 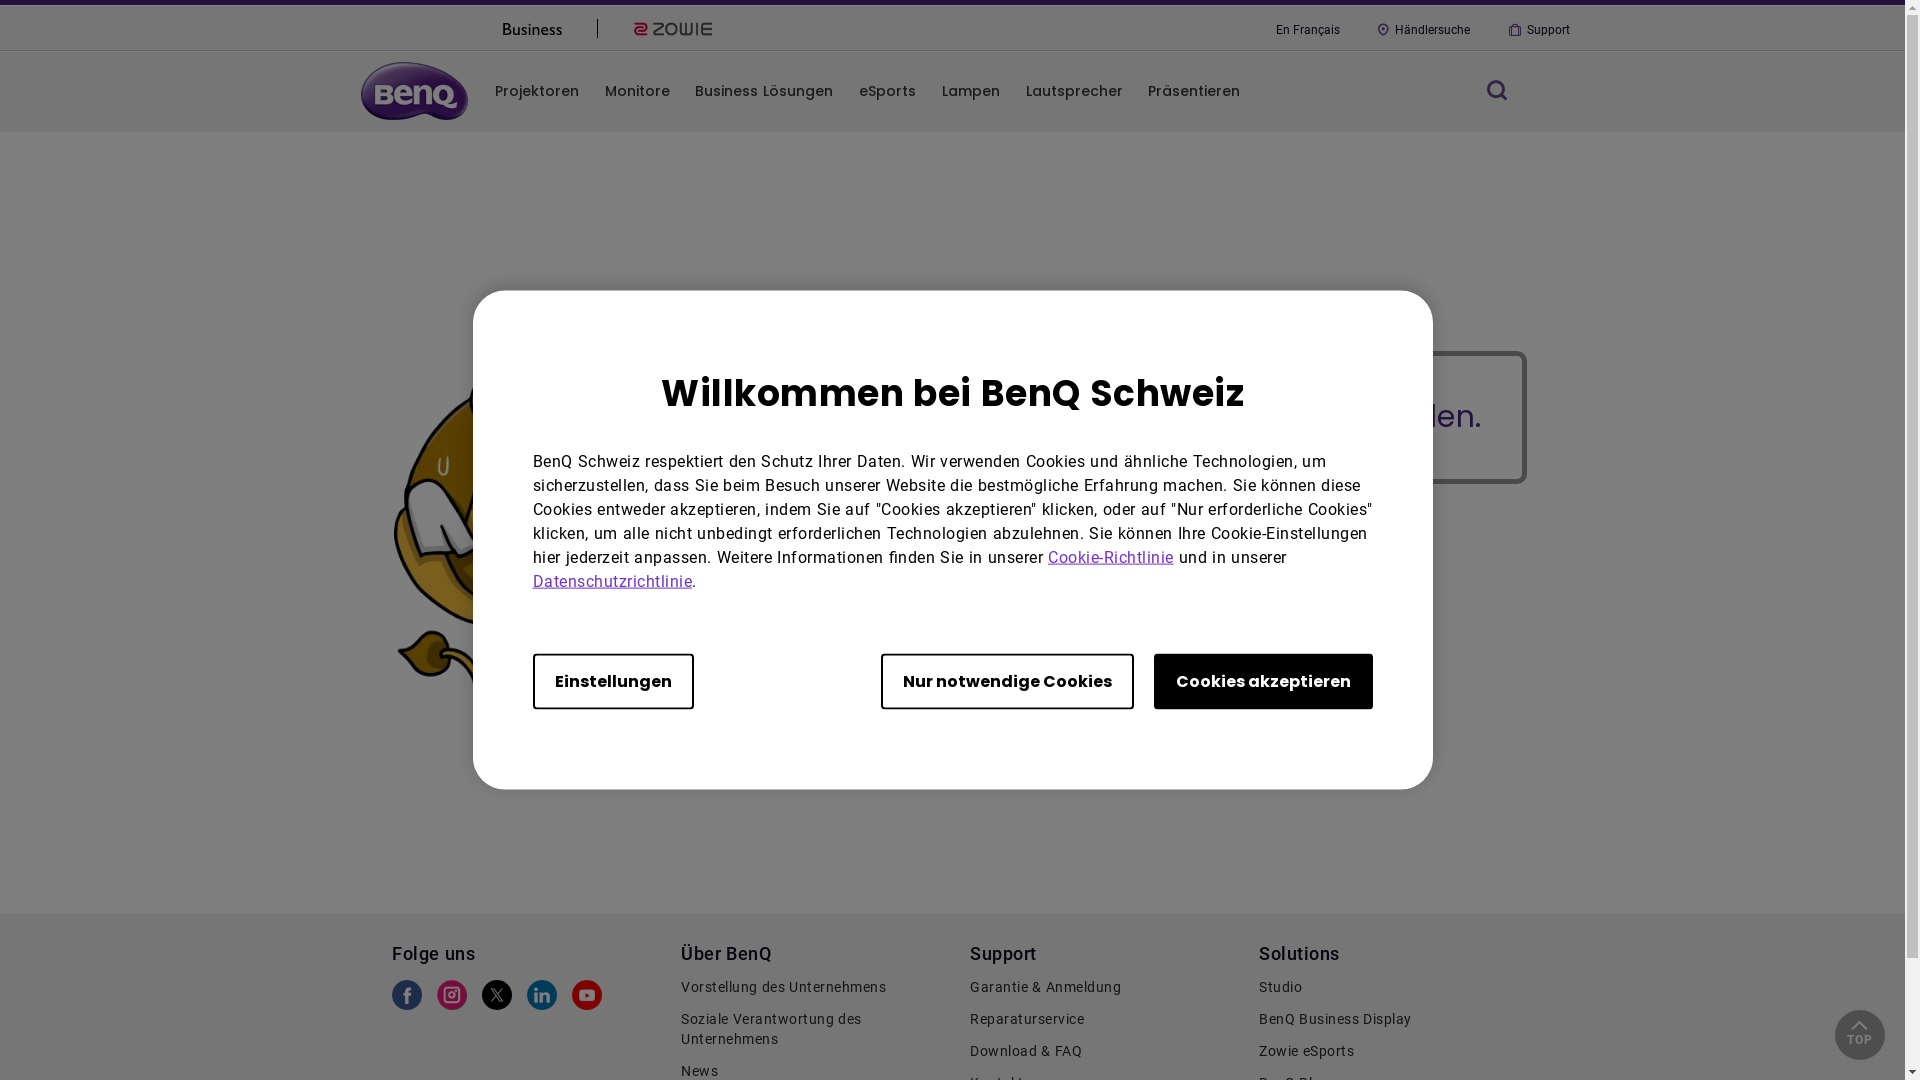 I want to click on 'Studio', so click(x=1257, y=986).